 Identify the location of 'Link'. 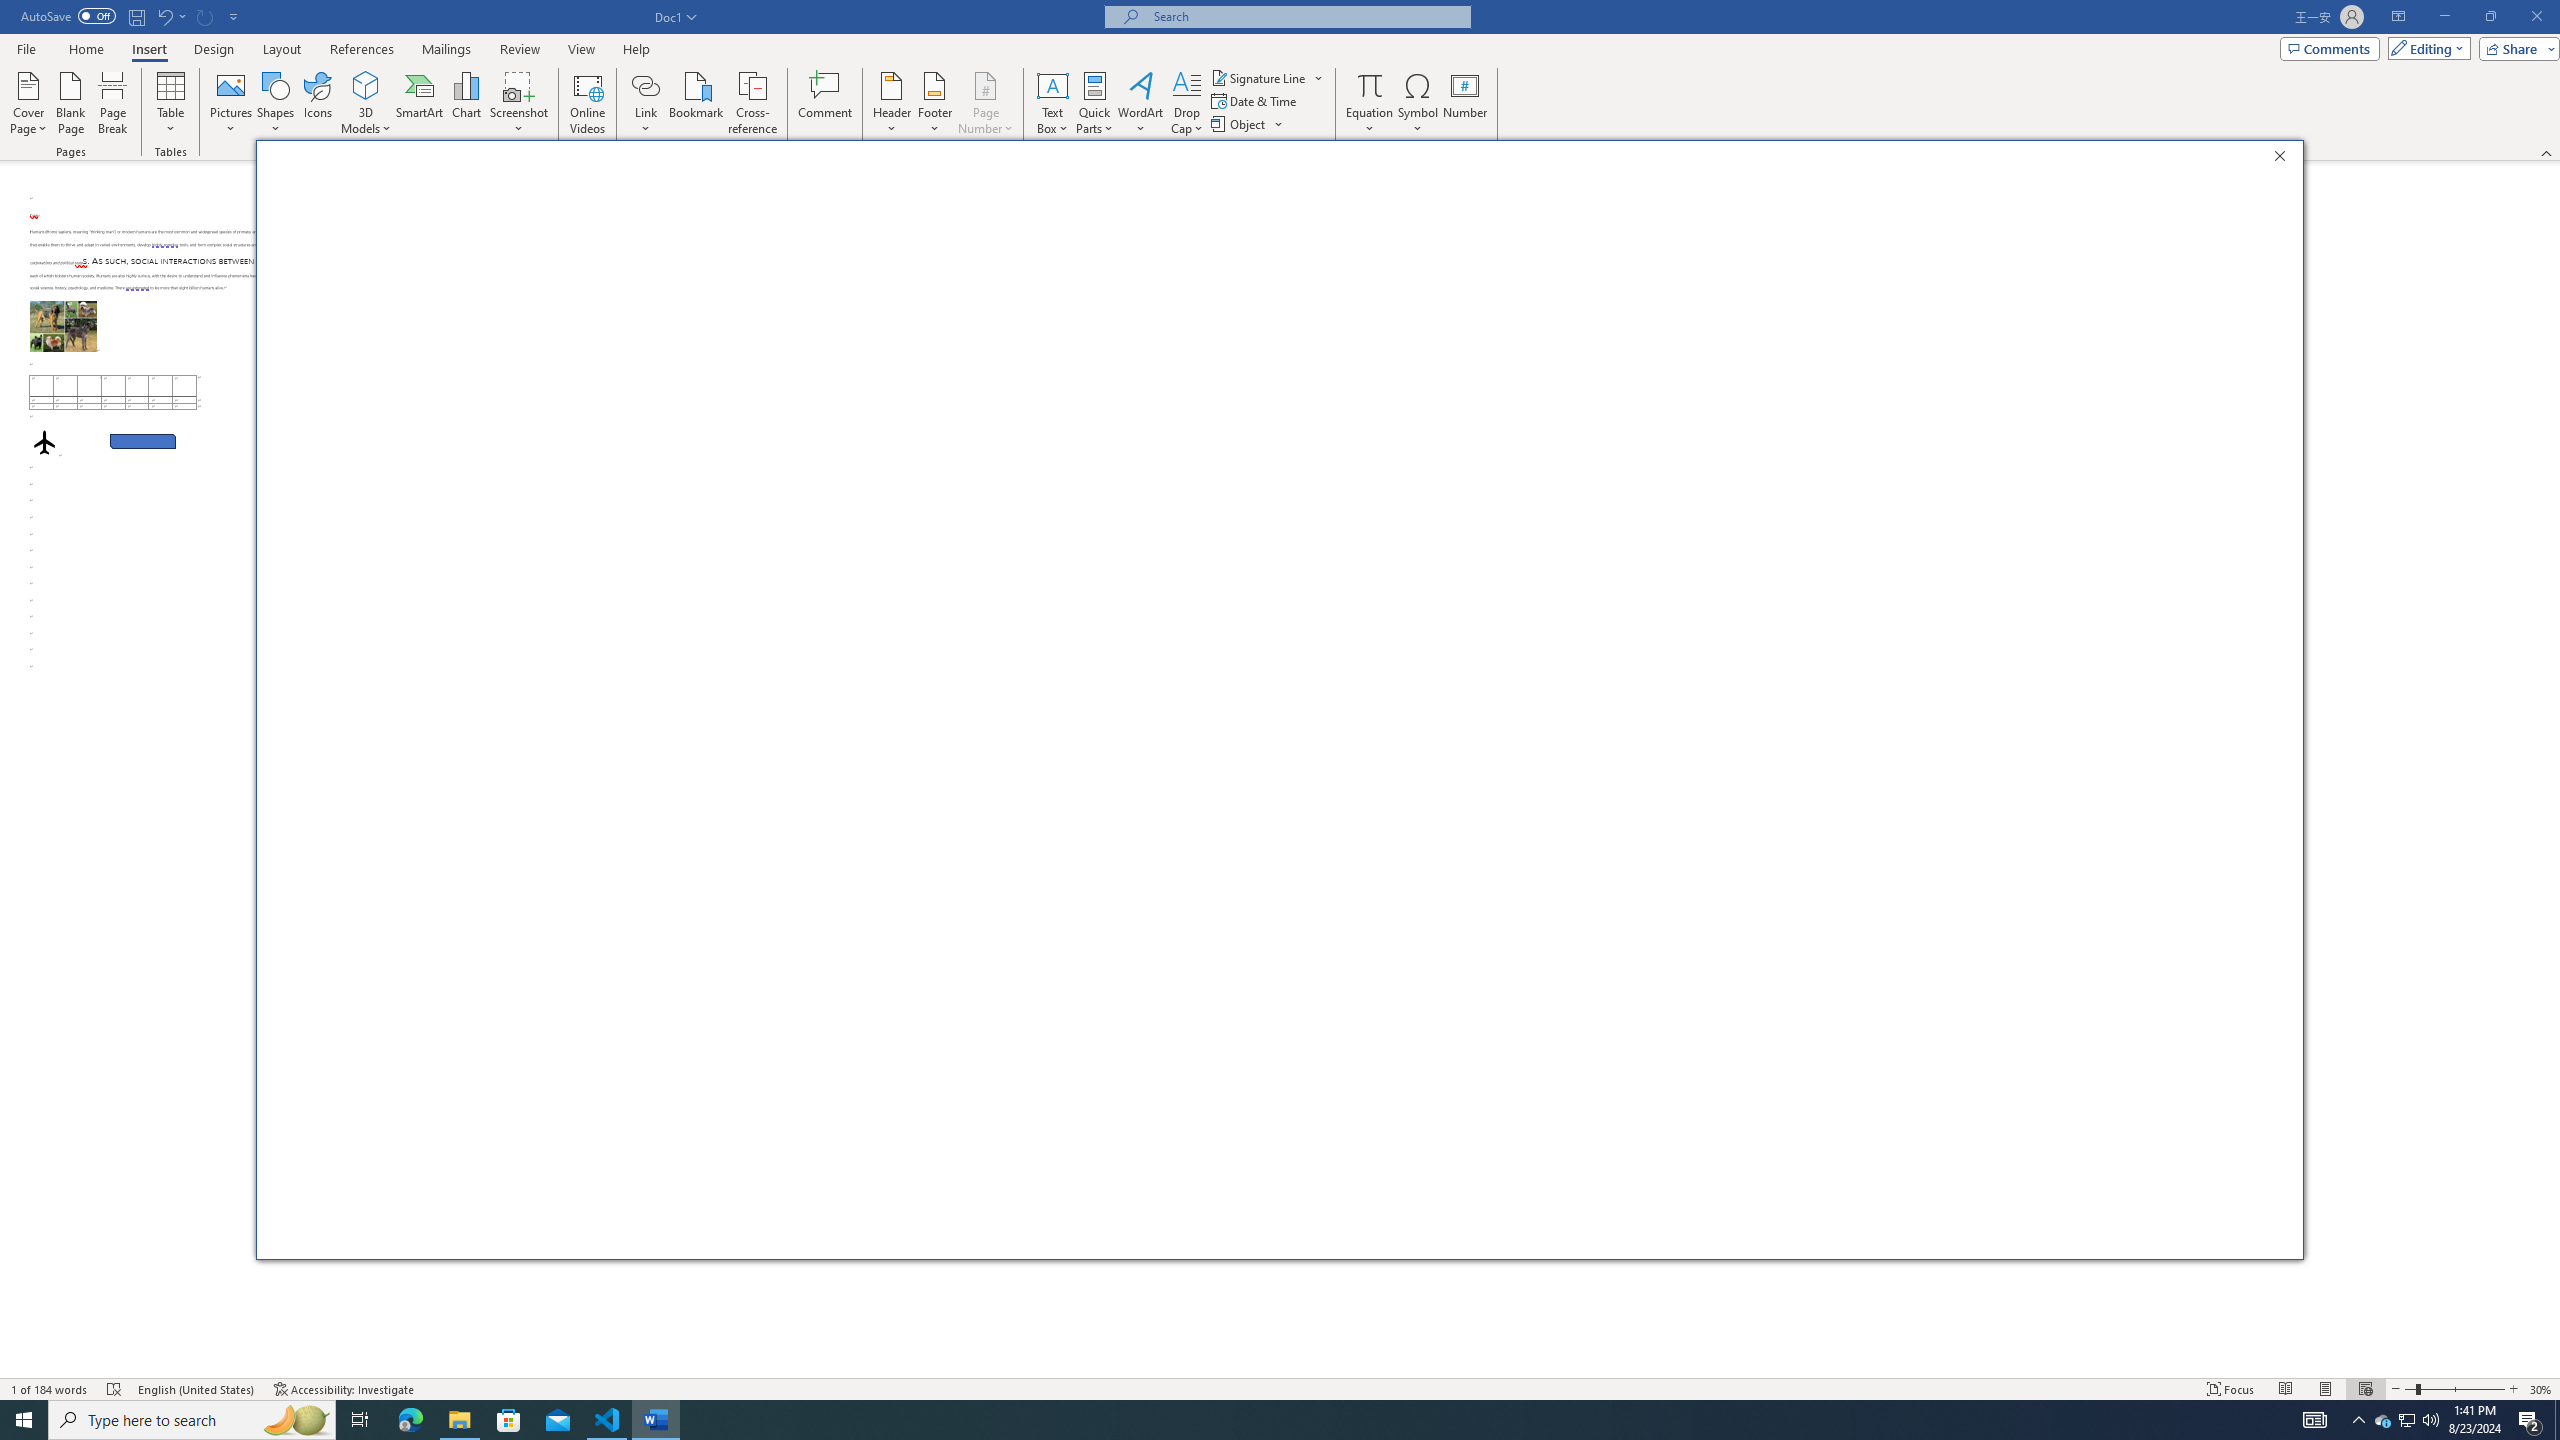
(645, 84).